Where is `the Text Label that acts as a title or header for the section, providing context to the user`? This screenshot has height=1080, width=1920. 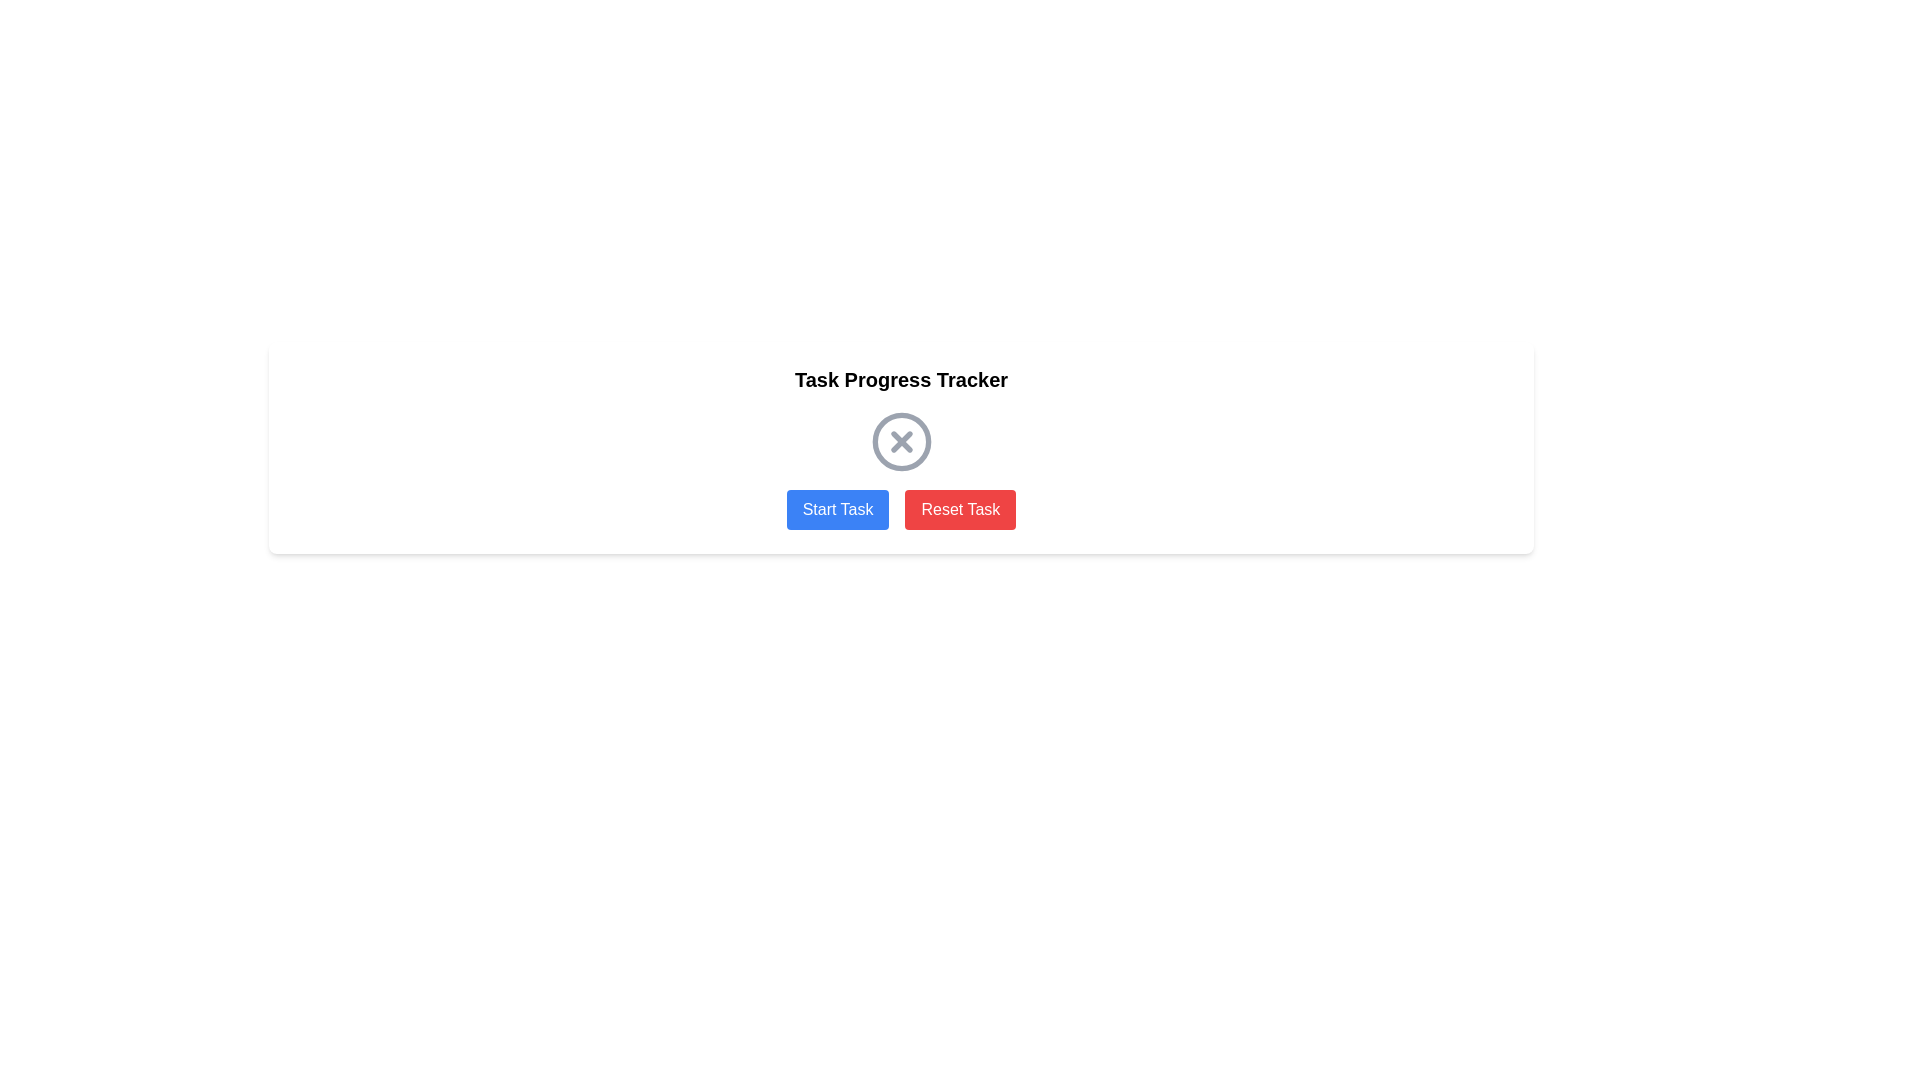 the Text Label that acts as a title or header for the section, providing context to the user is located at coordinates (900, 380).